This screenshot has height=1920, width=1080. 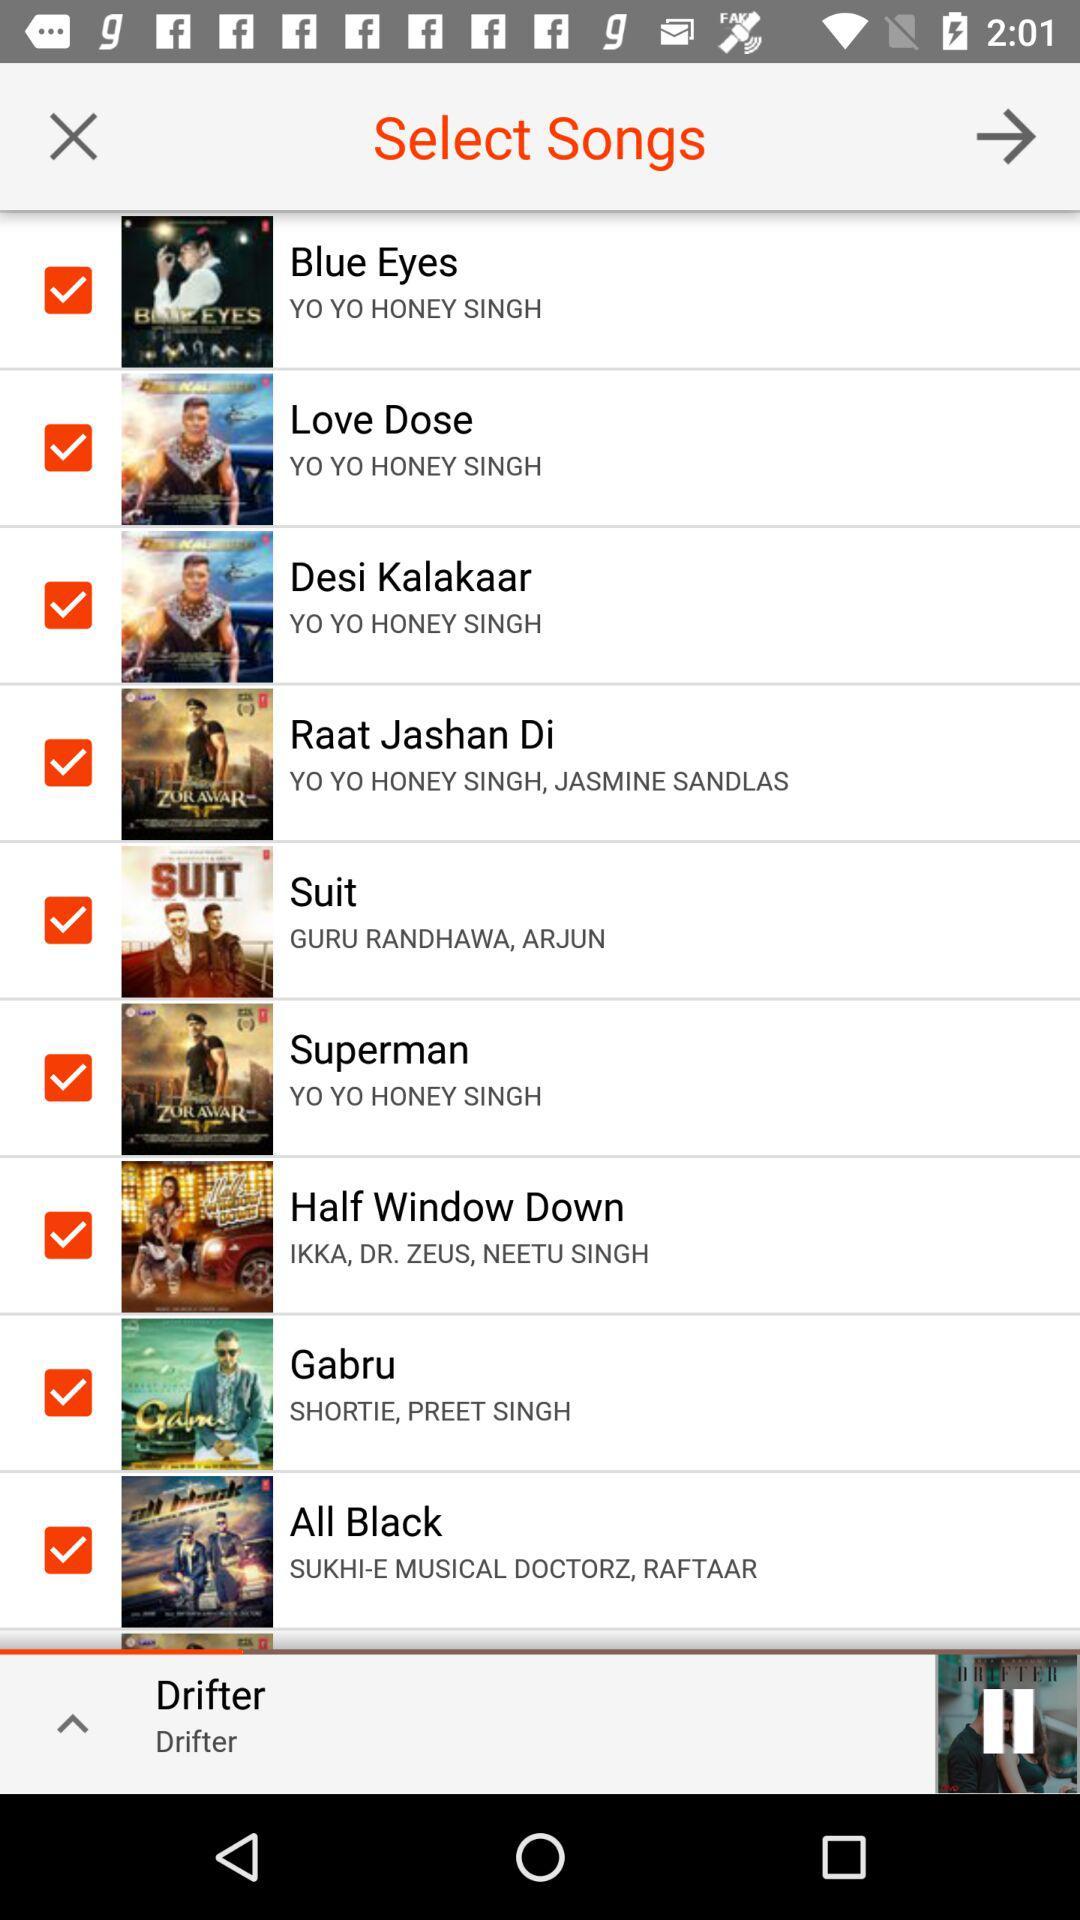 What do you see at coordinates (1007, 1720) in the screenshot?
I see `the video` at bounding box center [1007, 1720].